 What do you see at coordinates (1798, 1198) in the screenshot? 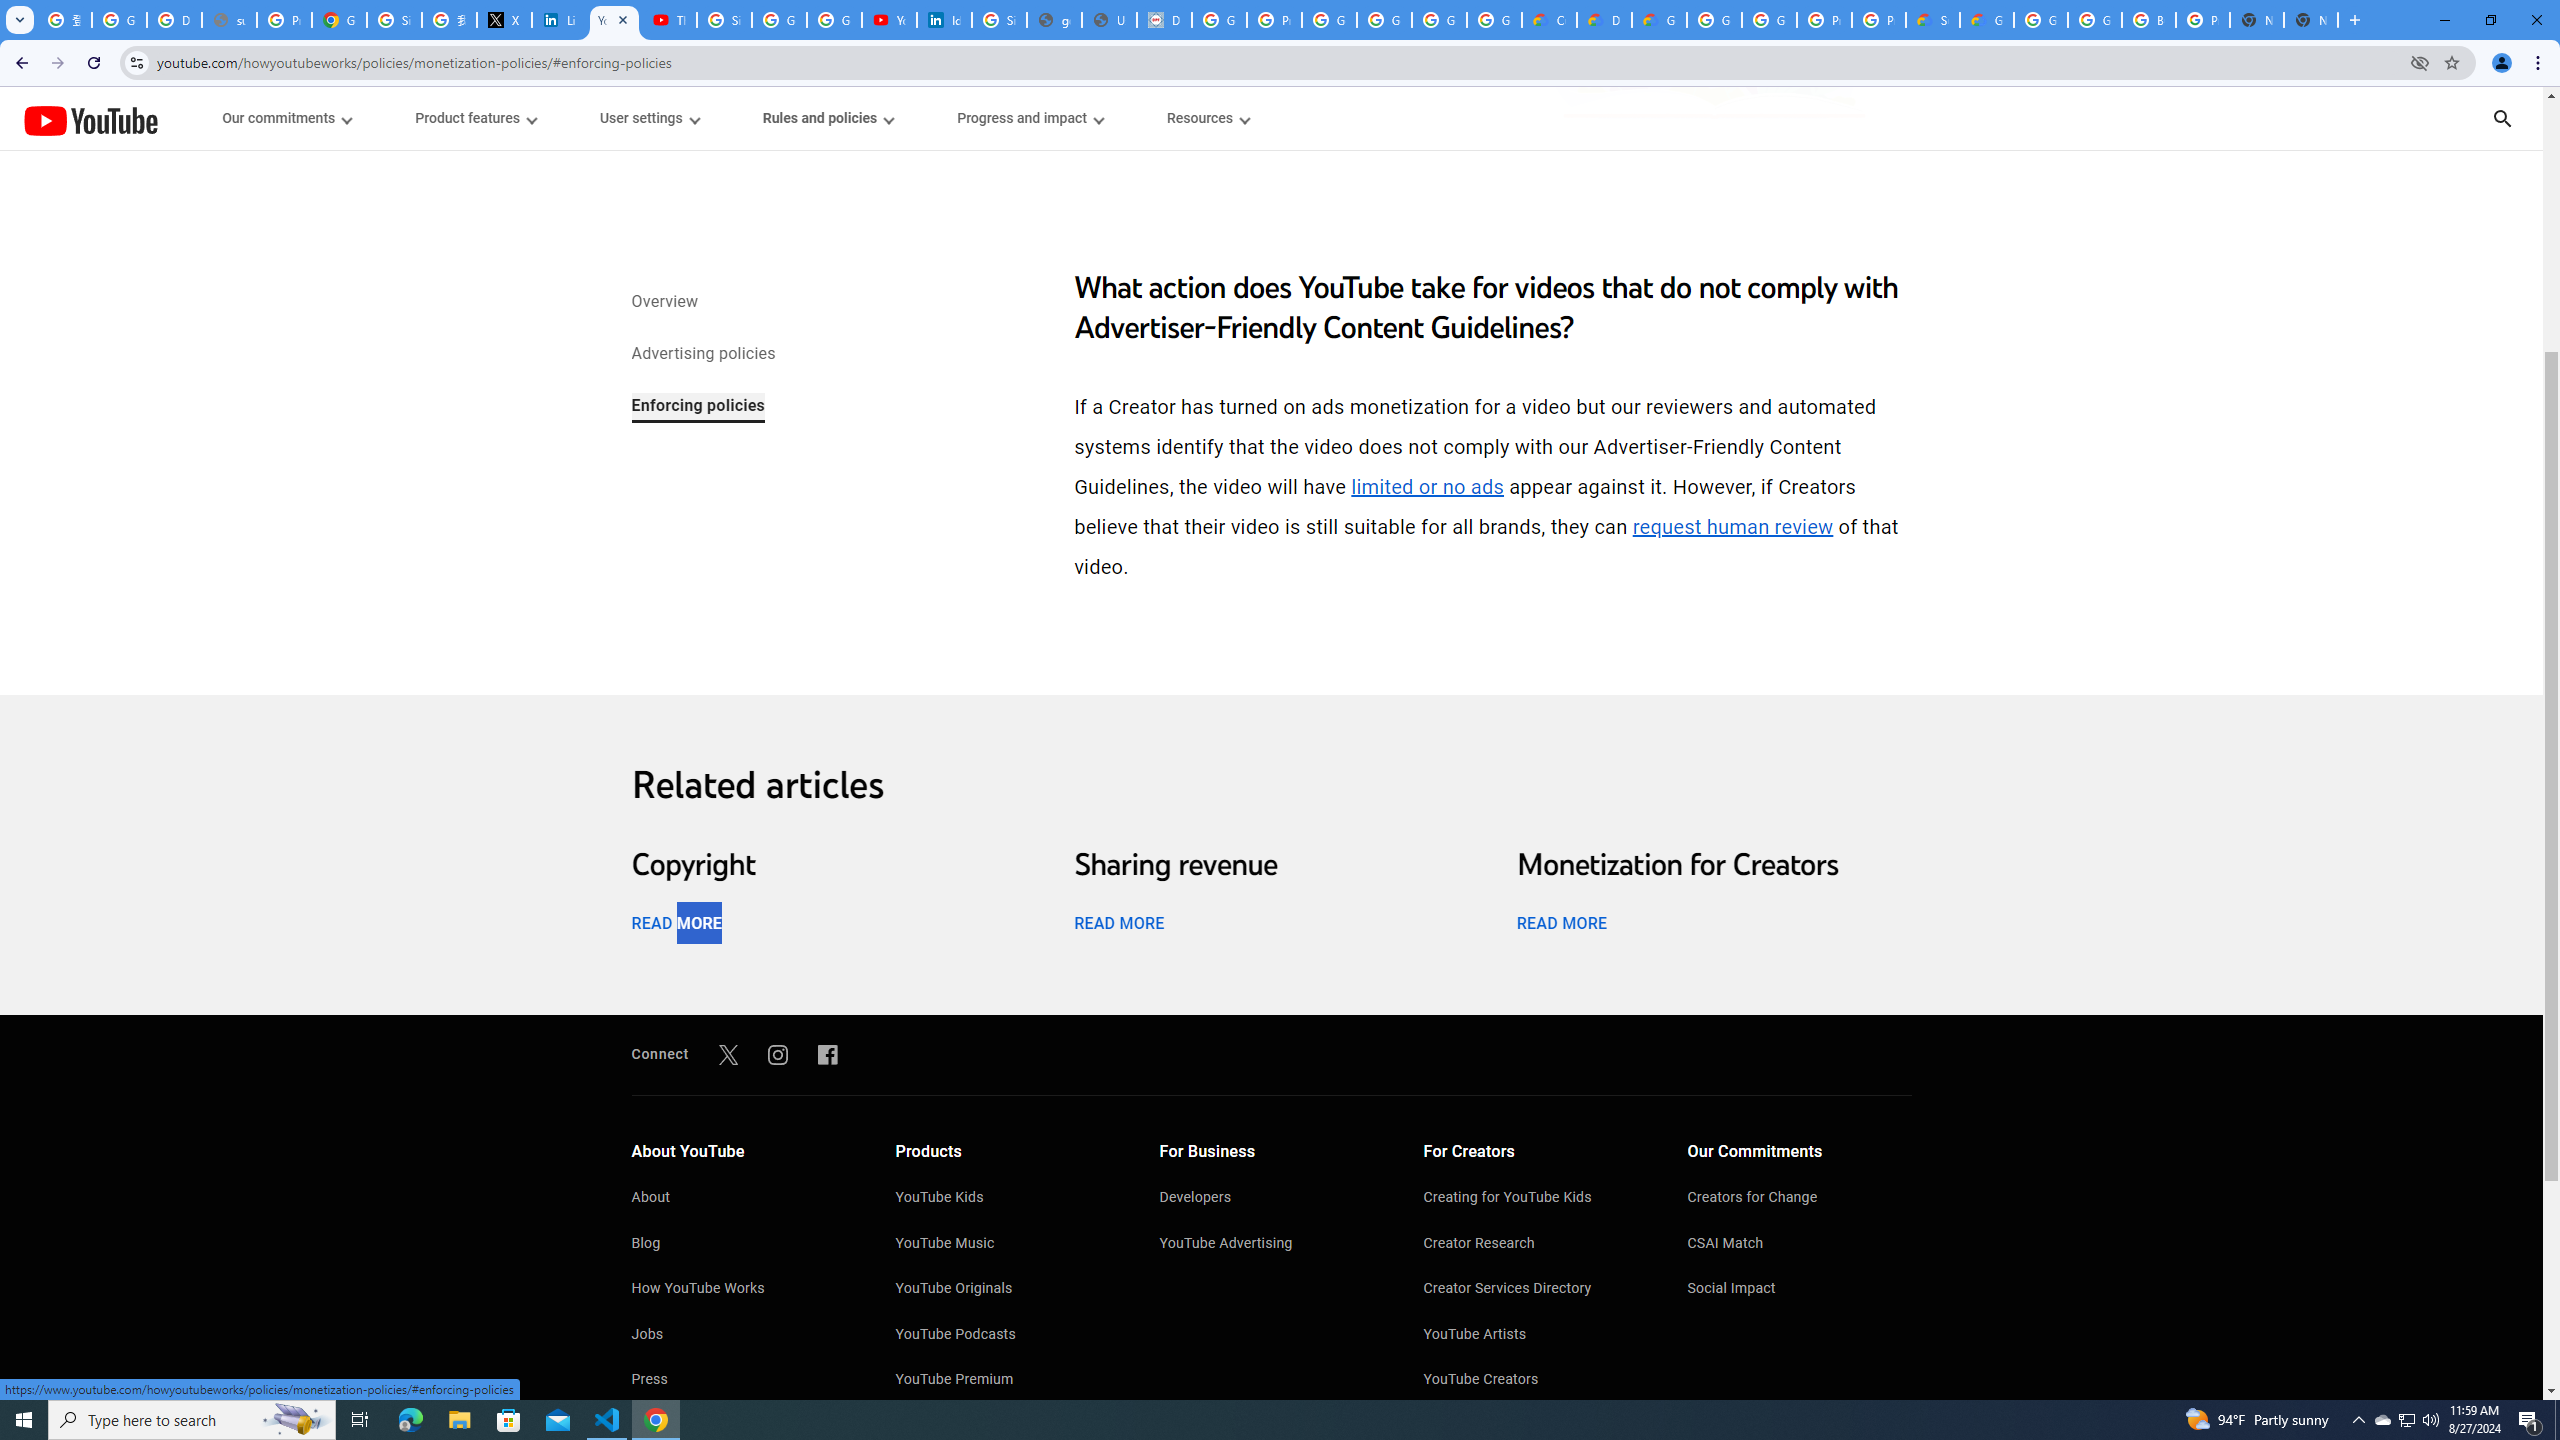
I see `'Creators for Change'` at bounding box center [1798, 1198].